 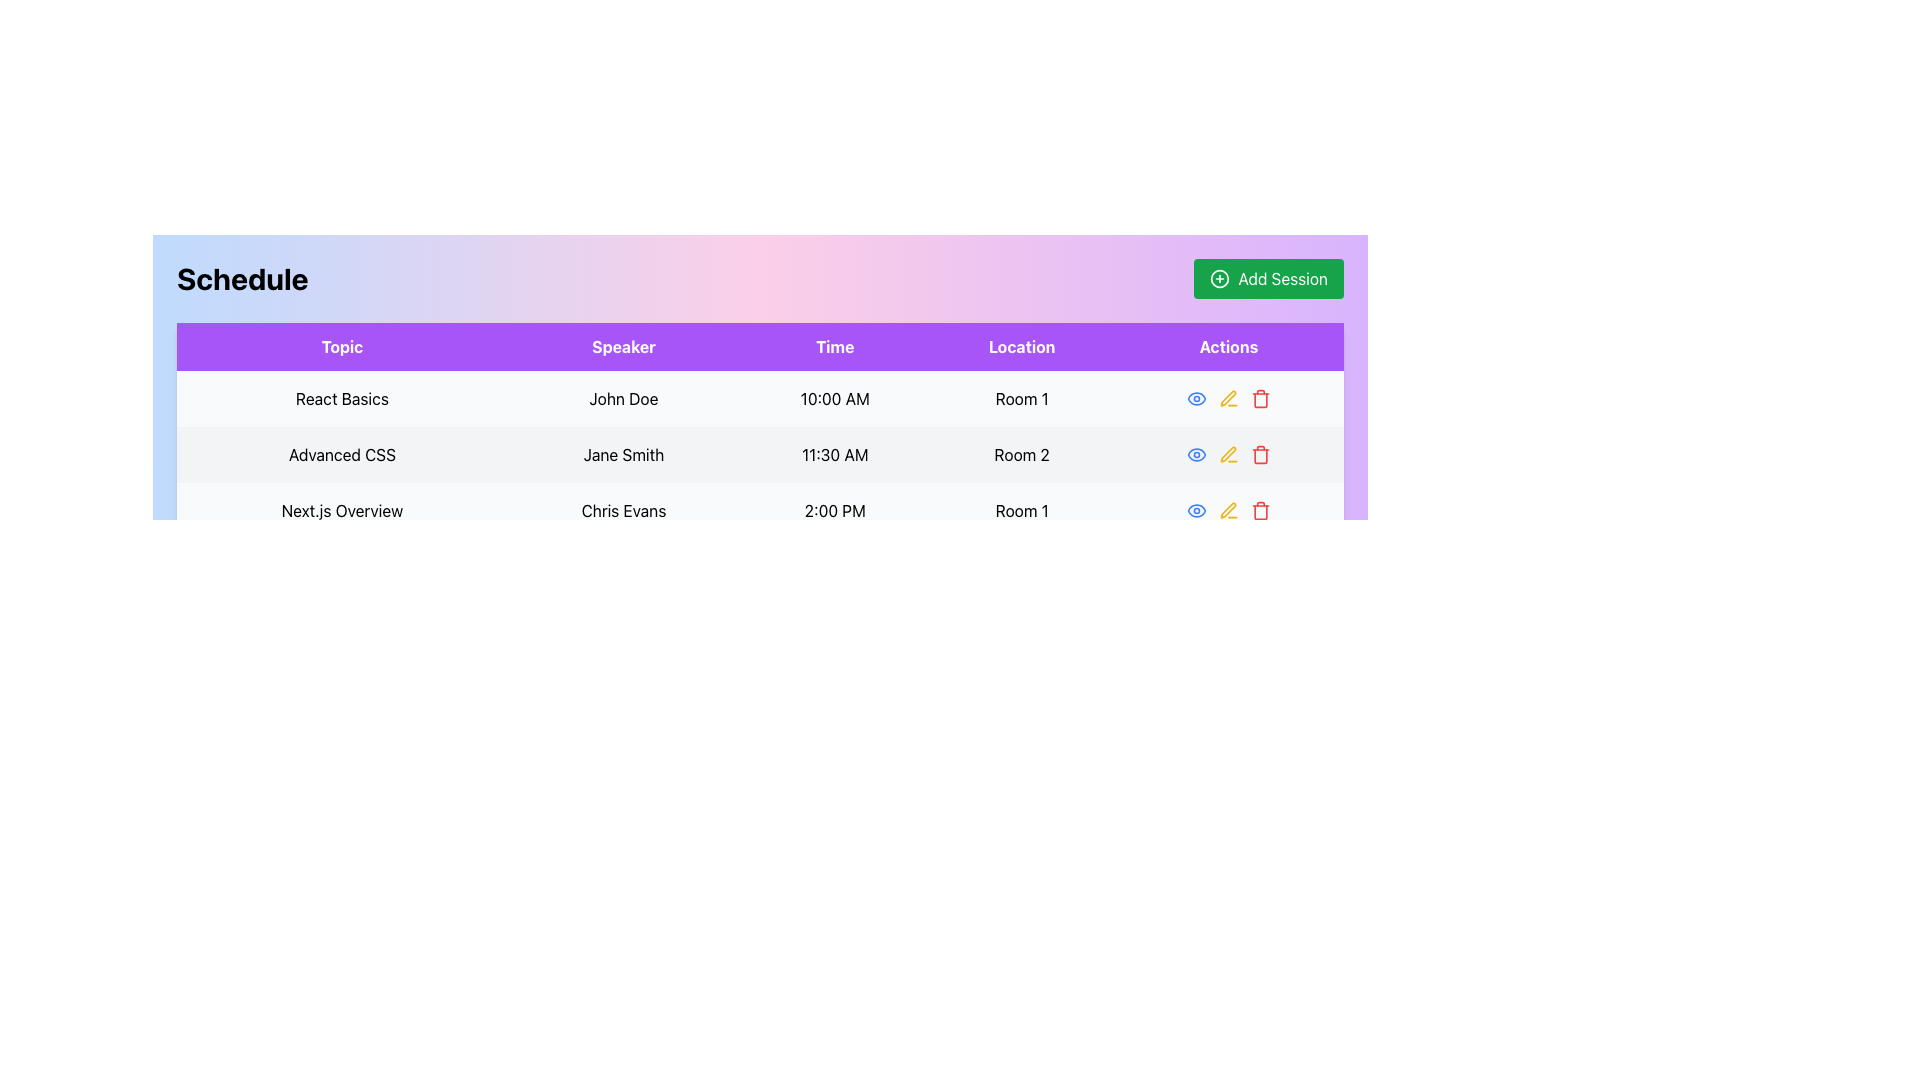 What do you see at coordinates (1258, 455) in the screenshot?
I see `the delete icon button located in the 'Actions' column of the second row for 'Advanced CSS'` at bounding box center [1258, 455].